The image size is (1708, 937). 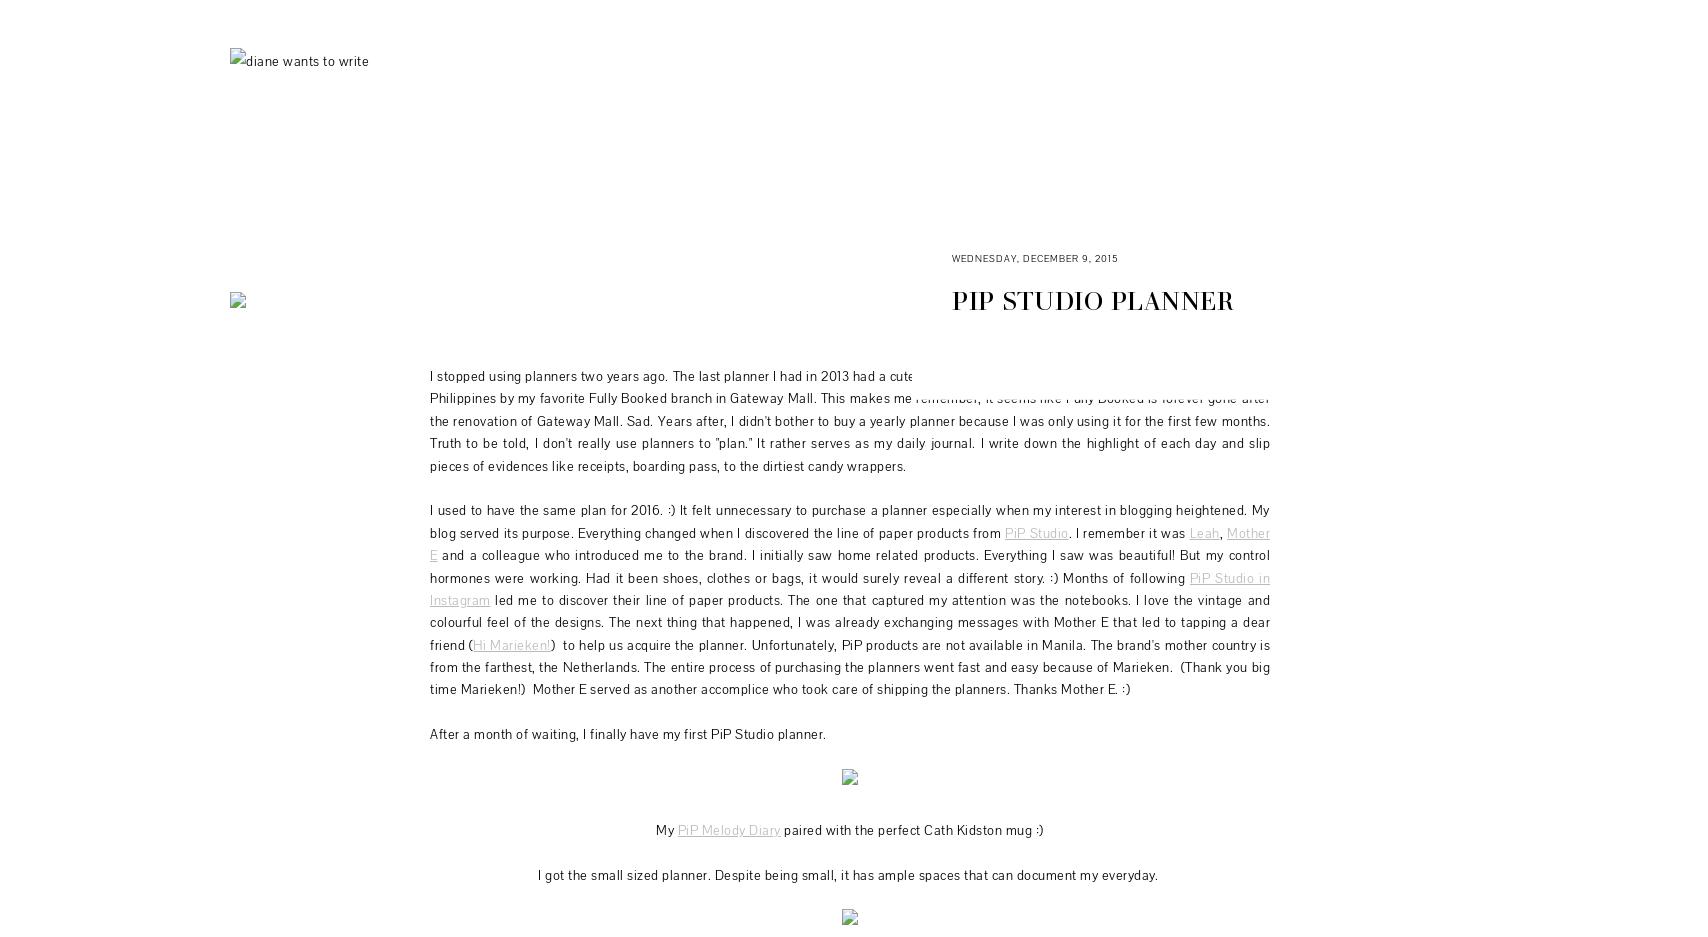 What do you see at coordinates (850, 544) in the screenshot?
I see `'Mother E'` at bounding box center [850, 544].